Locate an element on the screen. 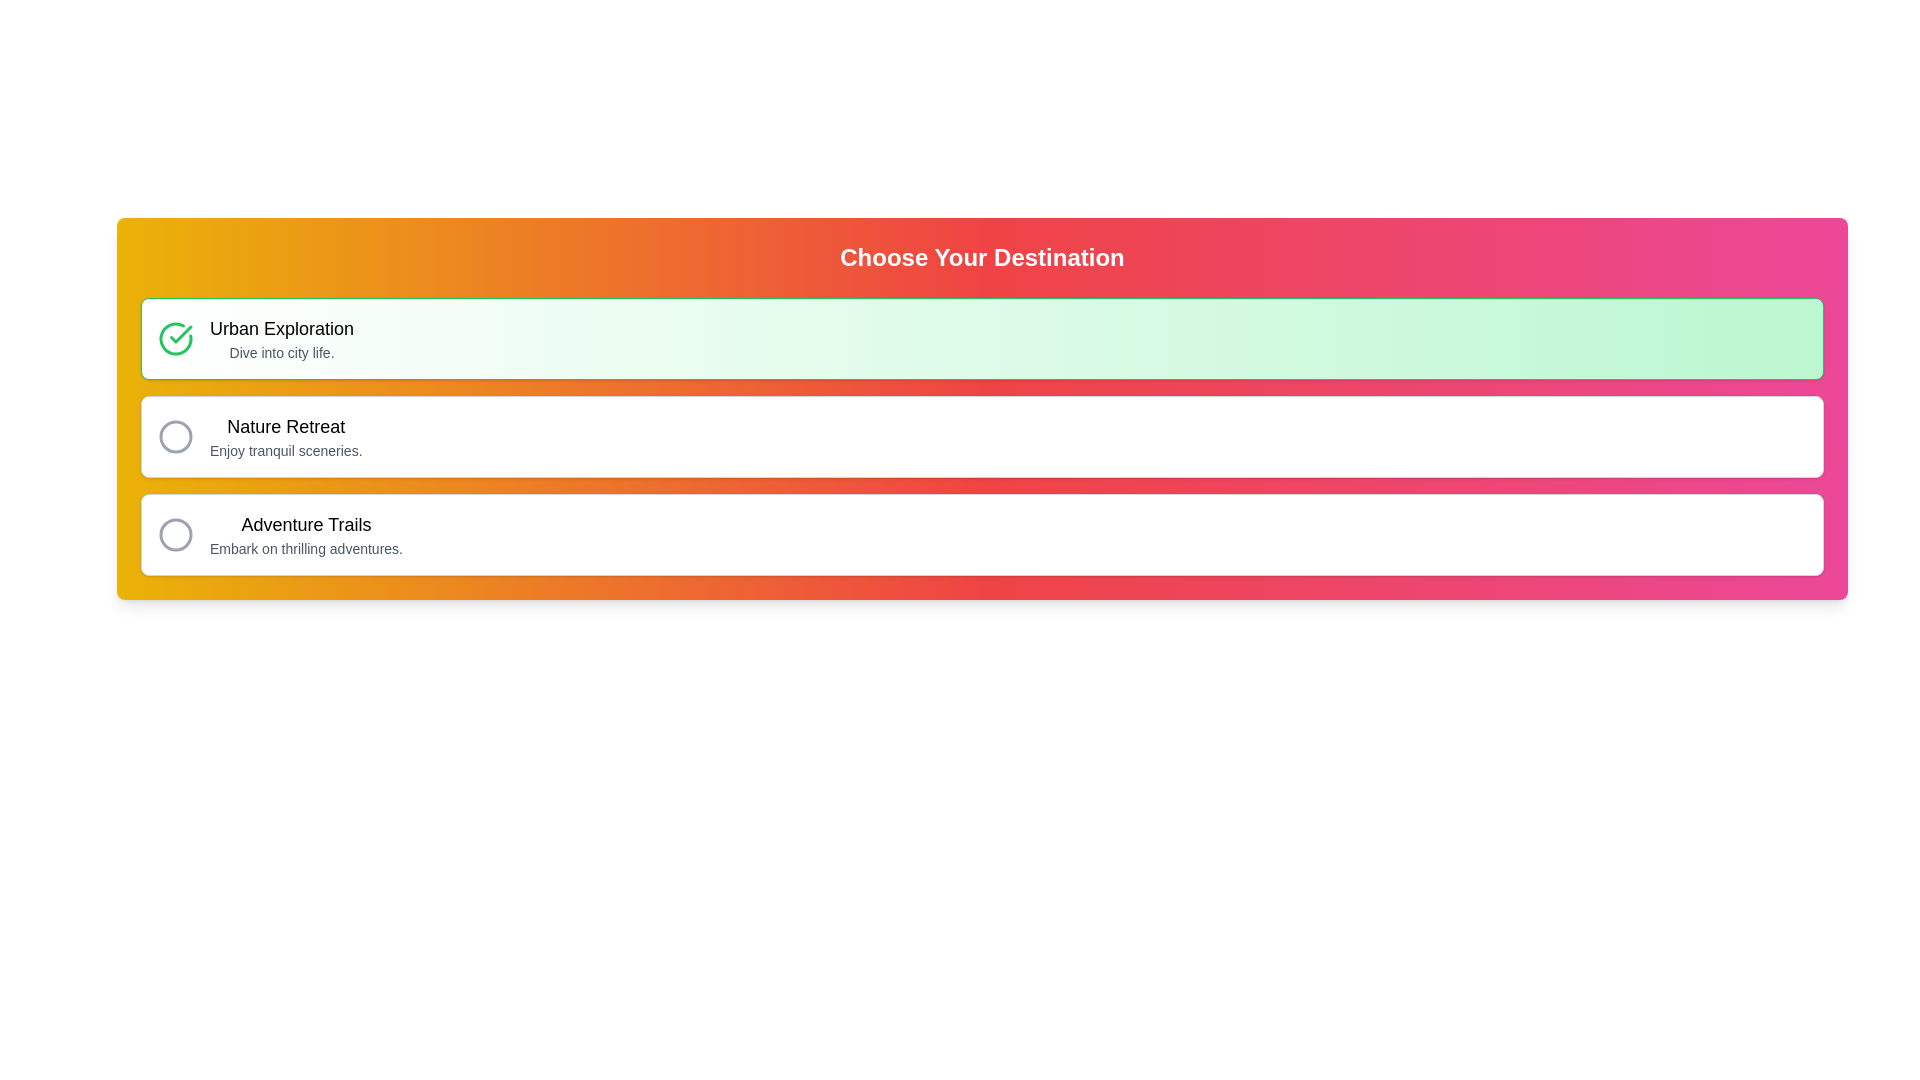 The width and height of the screenshot is (1920, 1080). the text element styled as 'Adventure Trails', which is the title of the third list item, before the description 'Embark on thrilling adventures.' is located at coordinates (305, 523).